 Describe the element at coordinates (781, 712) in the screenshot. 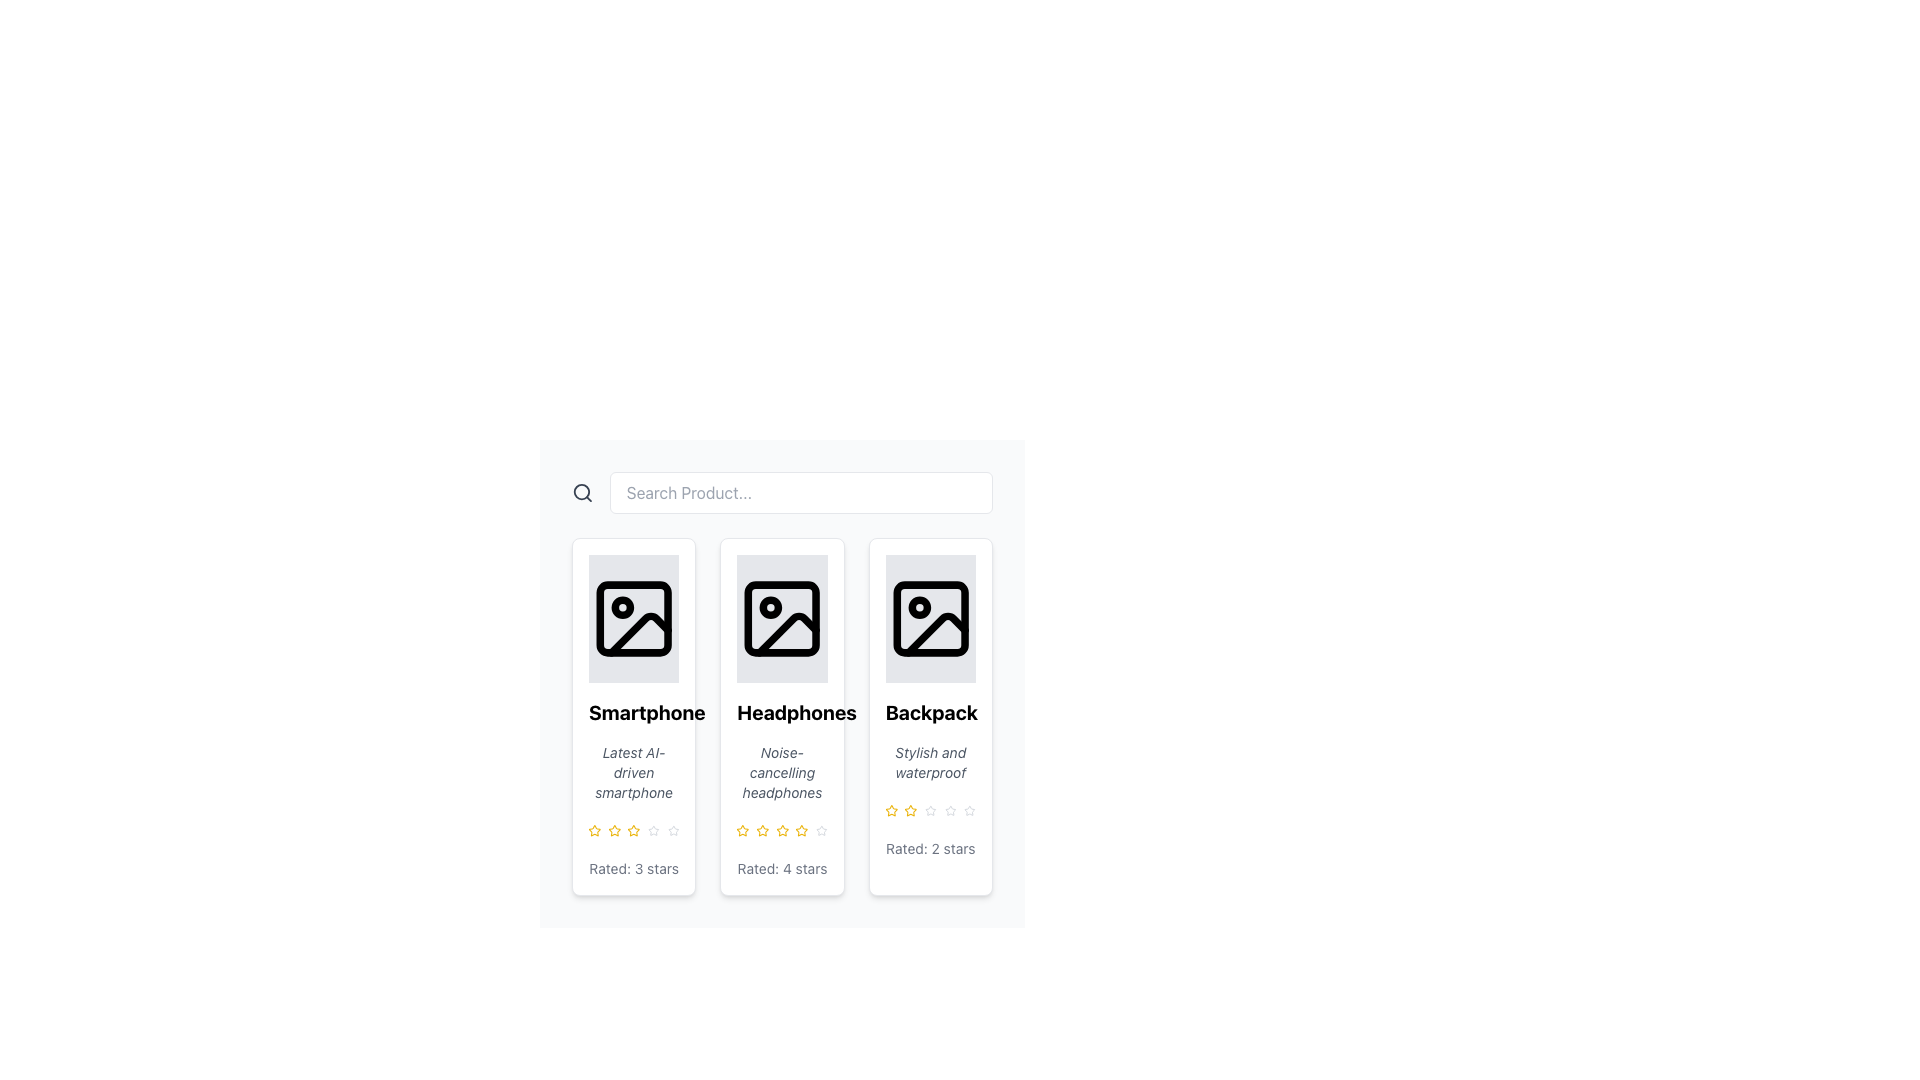

I see `text label that reads 'Headphones', which is styled in bold font and located prominently in the second product card, beneath the product icon and above the description 'Noise-cancelling headphones'` at that location.